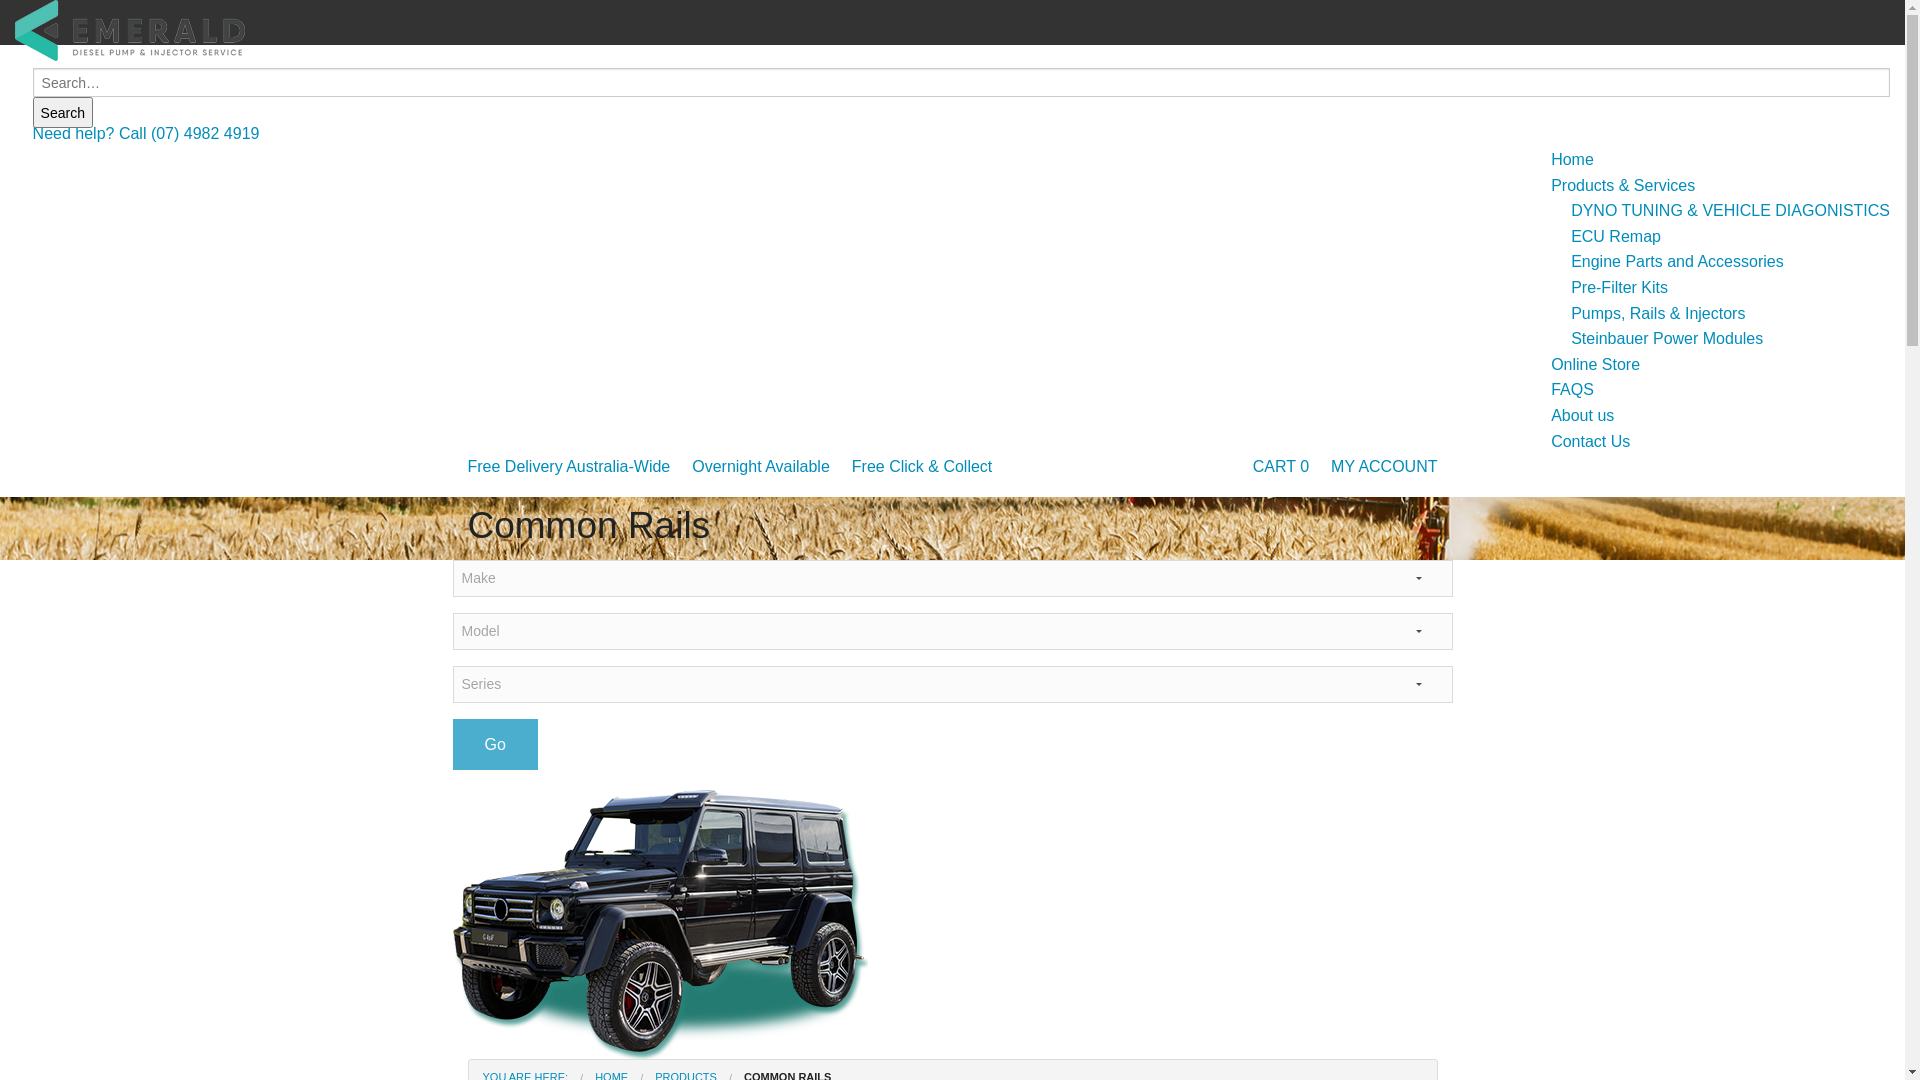  Describe the element at coordinates (1729, 210) in the screenshot. I see `'DYNO TUNING & VEHICLE DIAGONISTICS'` at that location.